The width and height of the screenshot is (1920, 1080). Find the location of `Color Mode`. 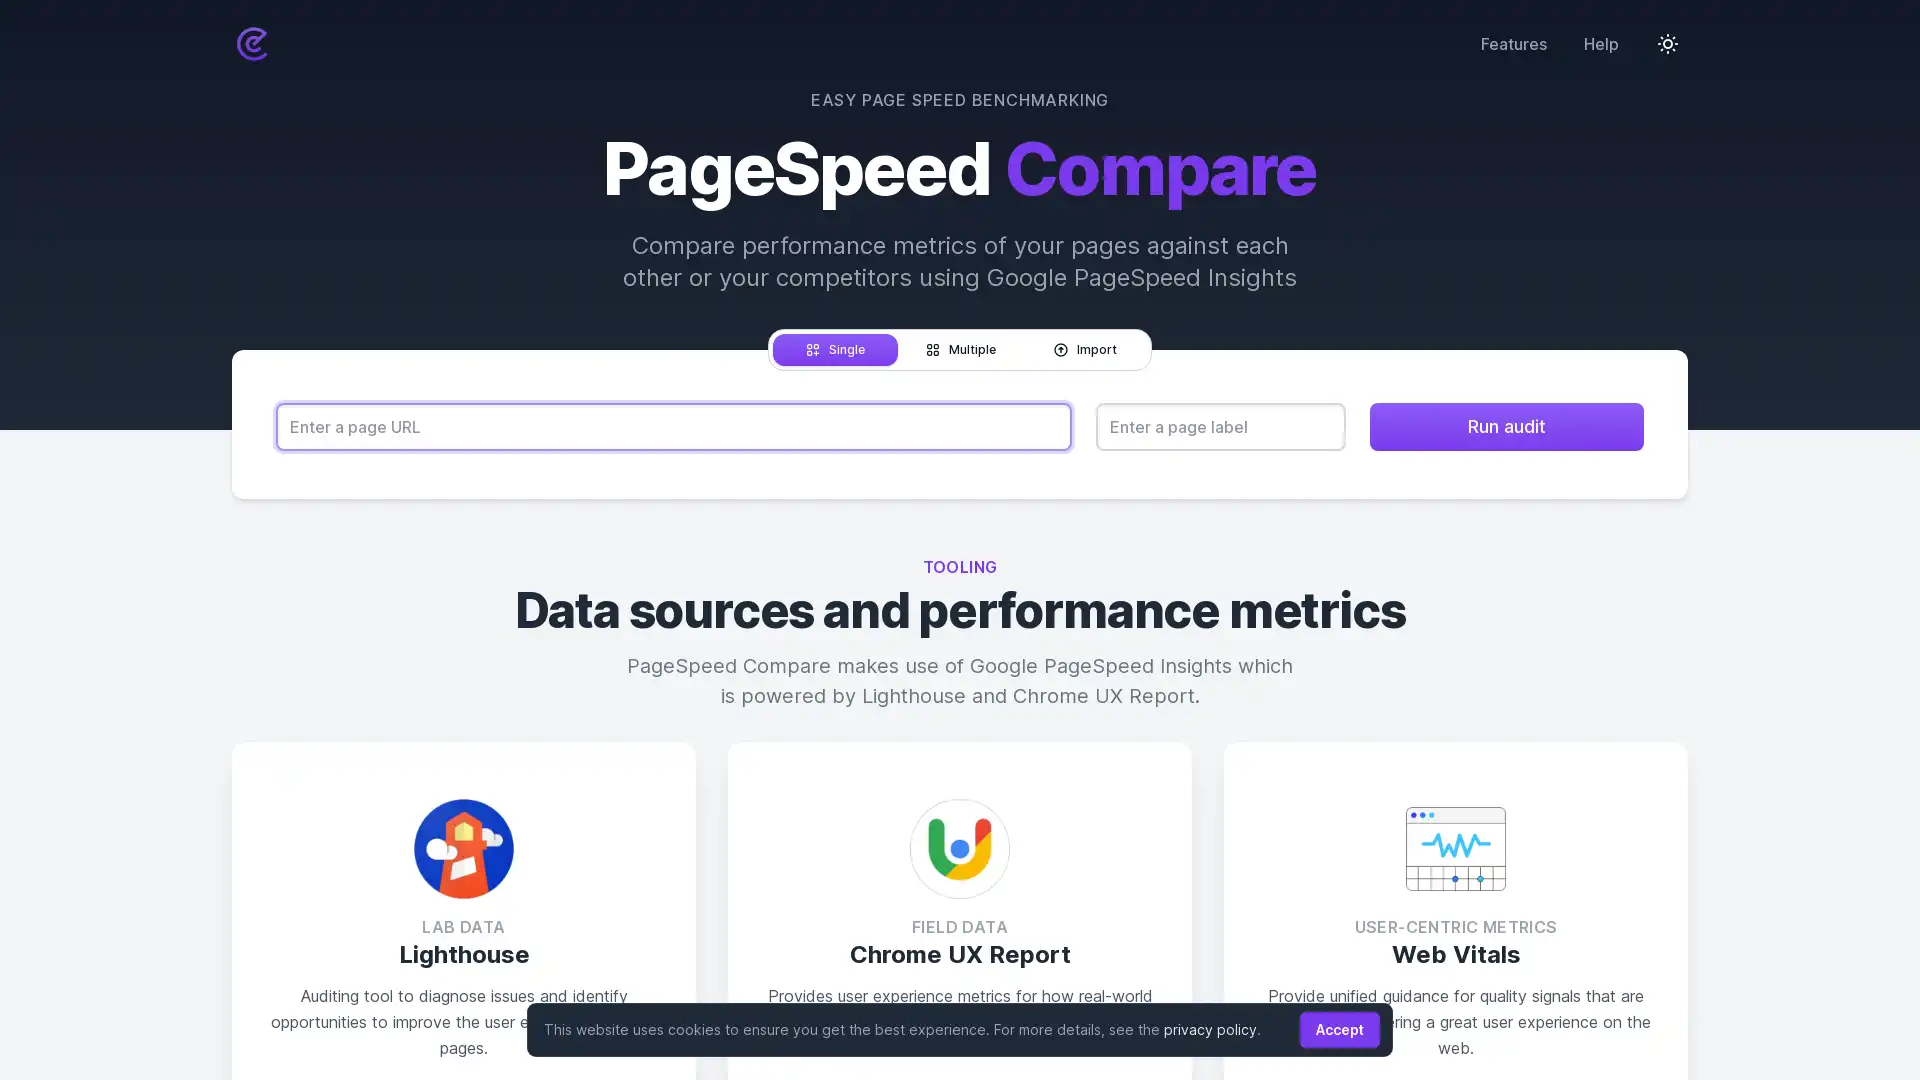

Color Mode is located at coordinates (1668, 42).